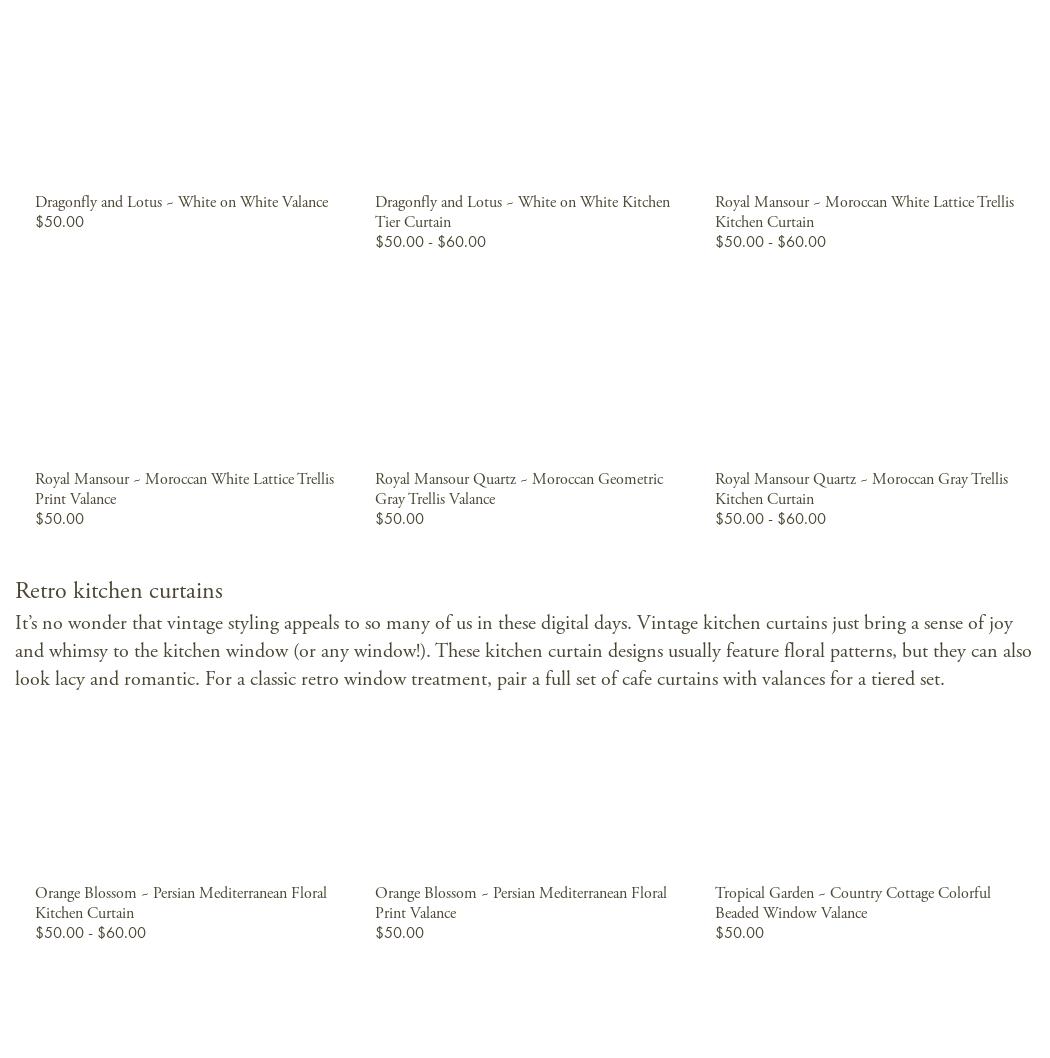  Describe the element at coordinates (522, 649) in the screenshot. I see `'It’s no wonder that vintage styling appeals to so many of us in these digital days. Vintage kitchen curtains just bring a sense of joy and whimsy to the kitchen window (or any window!). These kitchen curtain designs usually feature floral patterns, but they can also look lacy and romantic. For a classic retro window treatment, pair a full set of cafe curtains with valances for a tiered set.'` at that location.